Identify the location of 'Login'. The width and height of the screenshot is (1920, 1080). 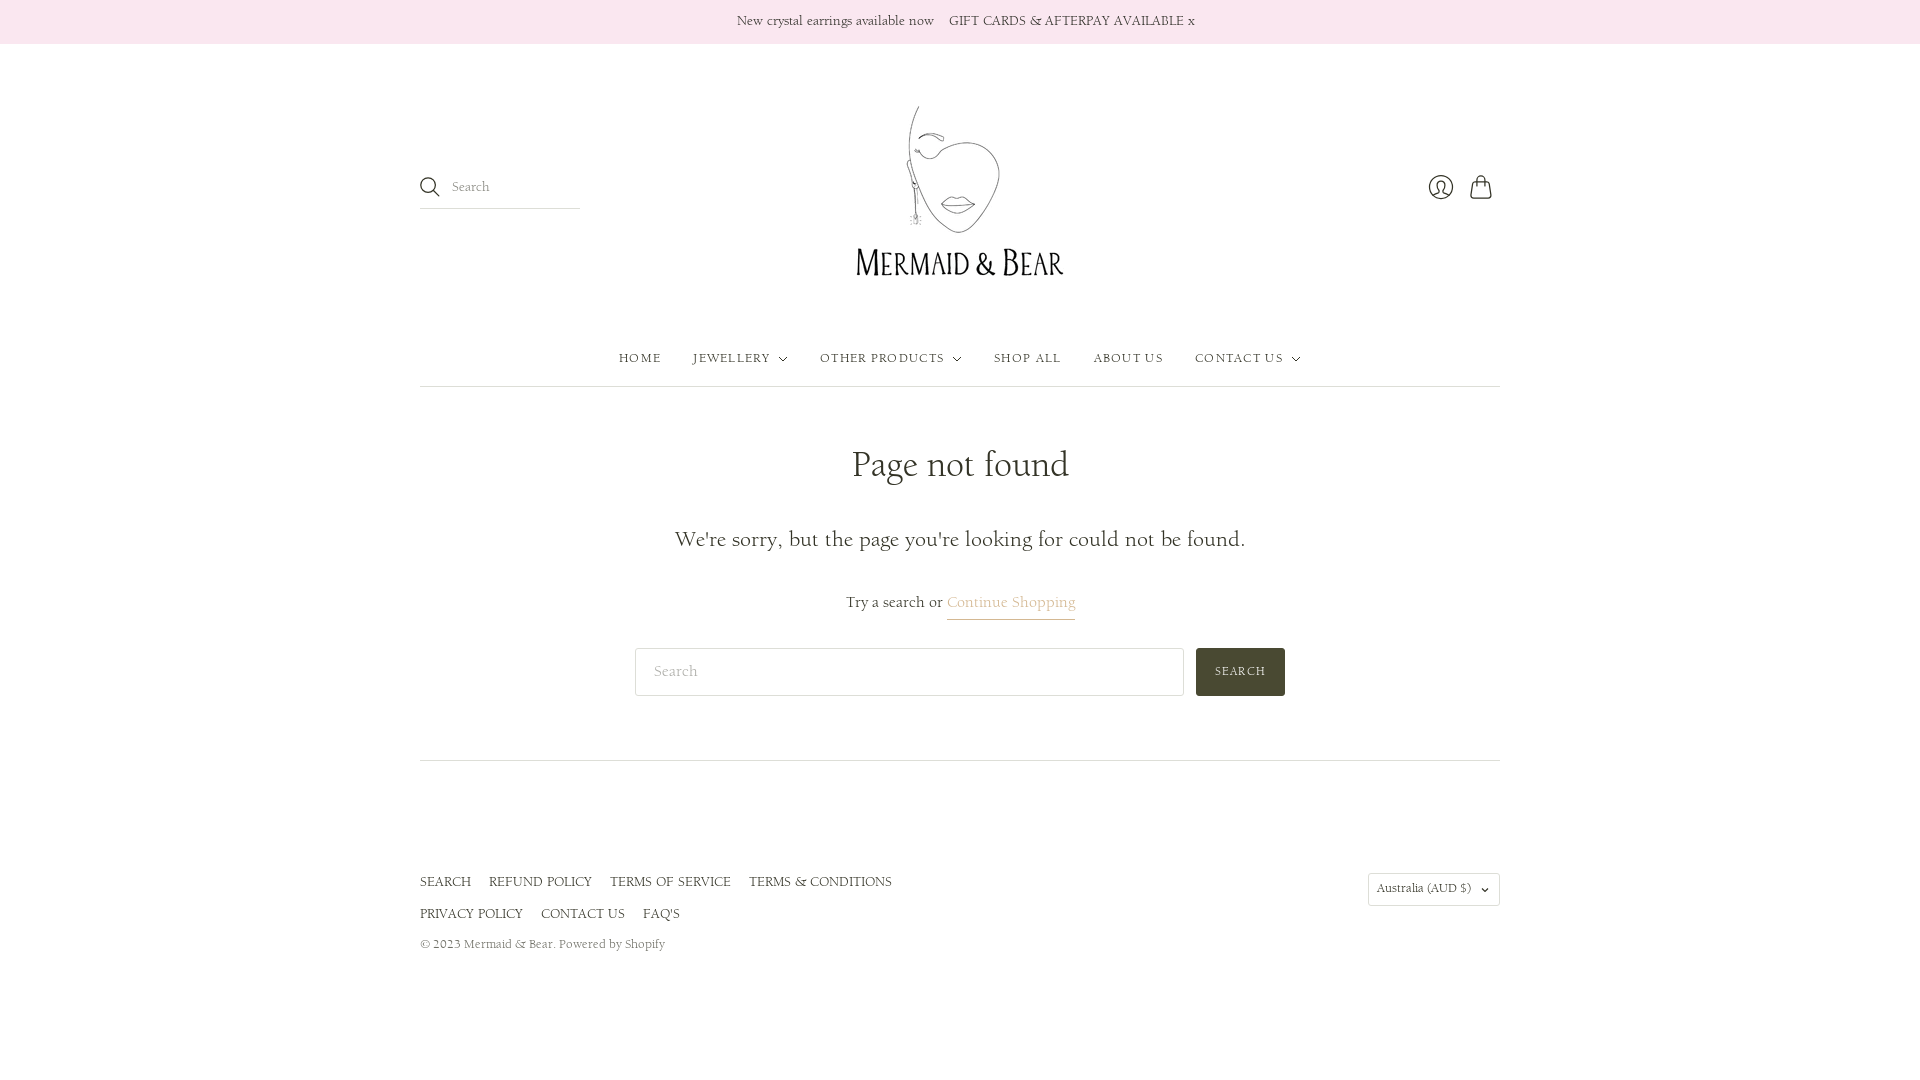
(1440, 186).